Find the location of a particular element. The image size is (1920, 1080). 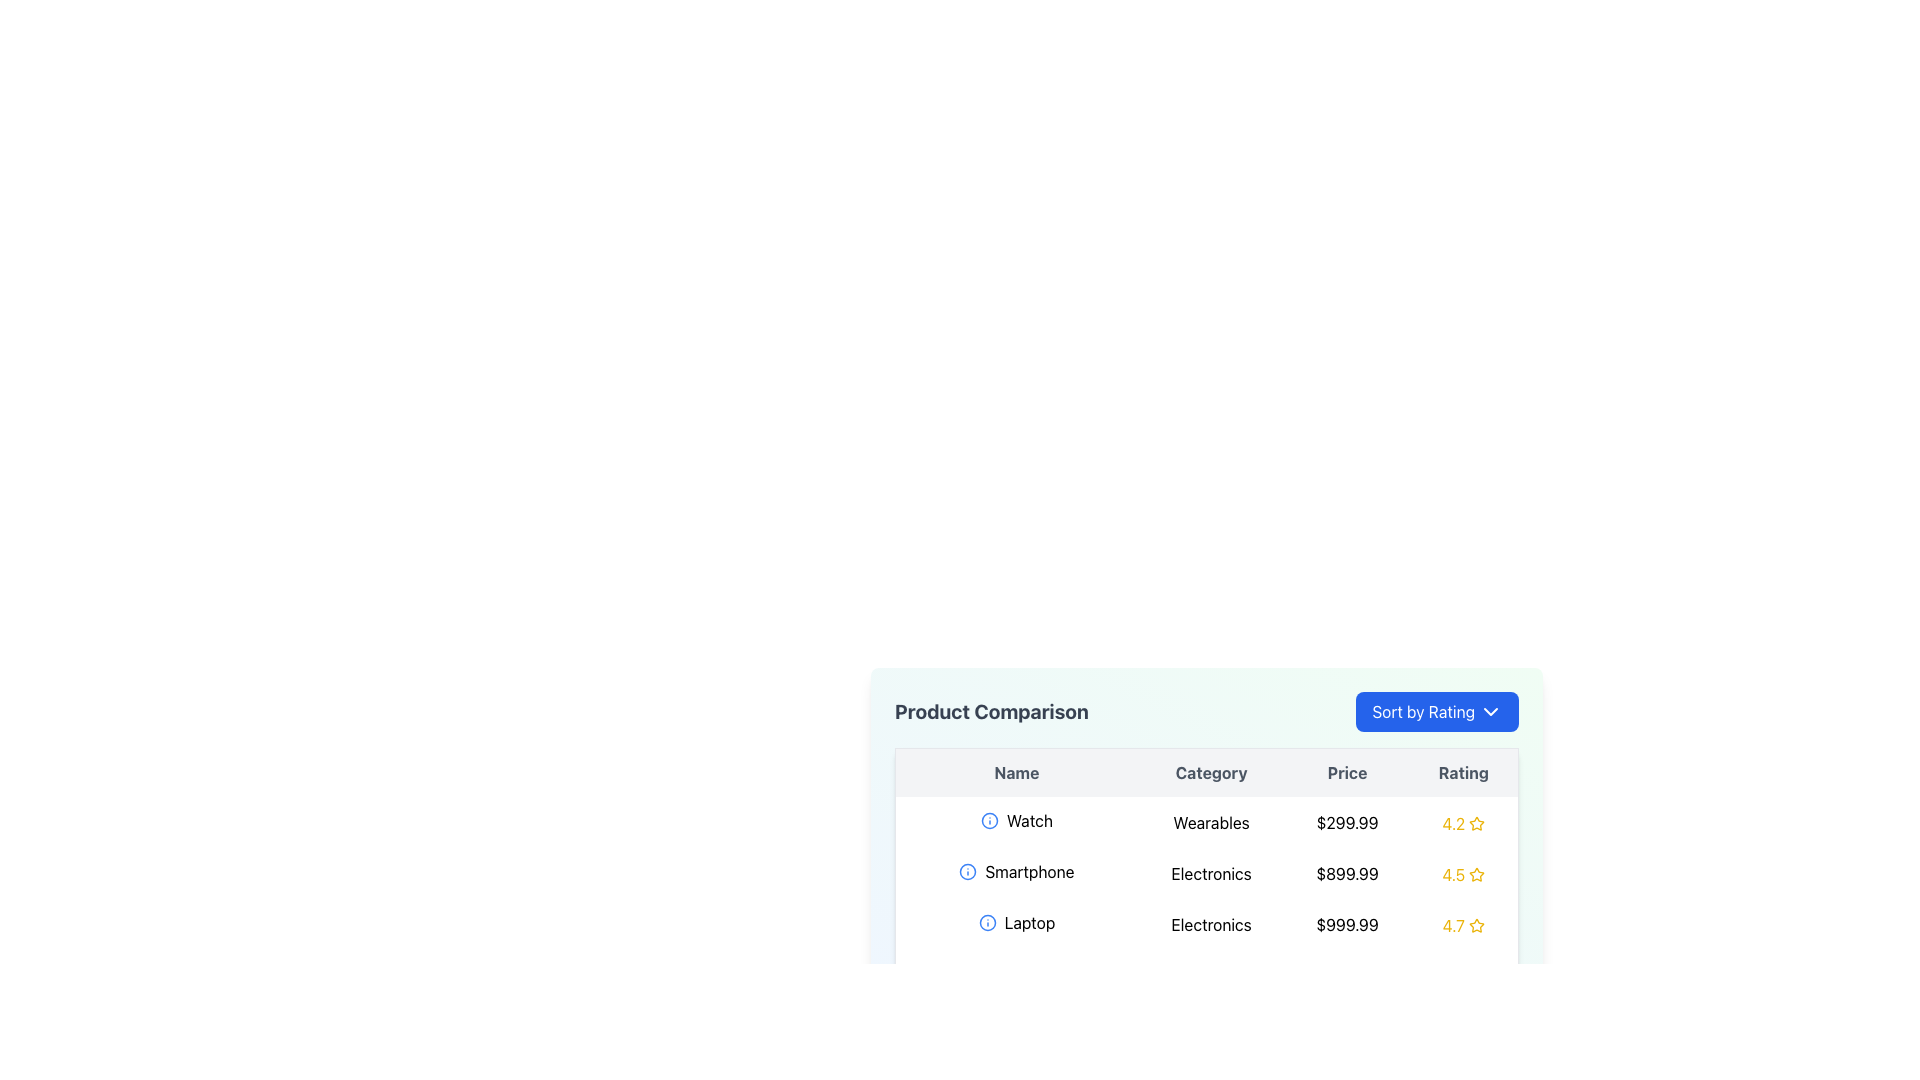

the first row of the product comparison table that contains product details such as name, category, price, and rating is located at coordinates (1205, 821).